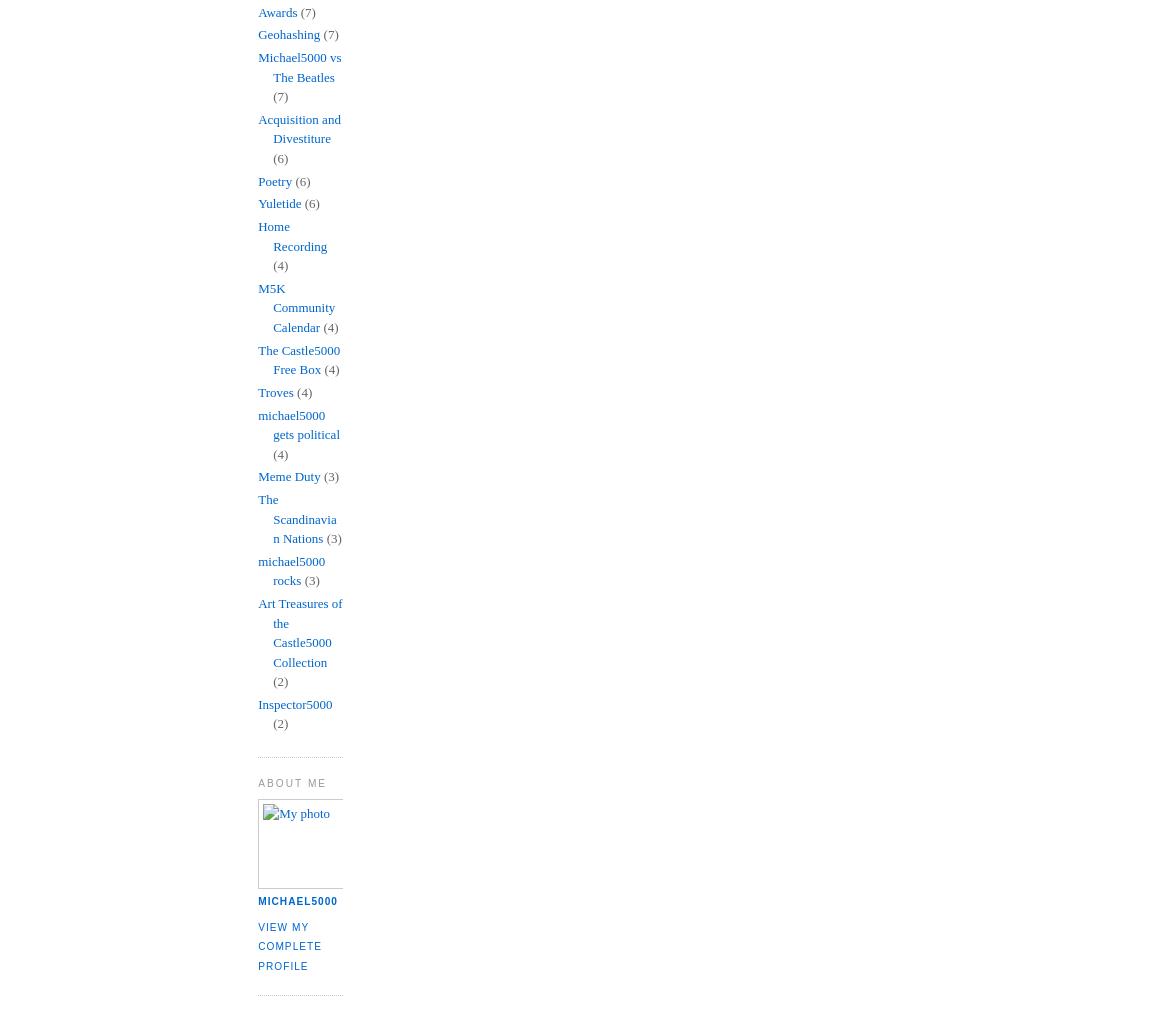 This screenshot has width=1176, height=1036. I want to click on 'The Scandinavian Nations', so click(258, 519).